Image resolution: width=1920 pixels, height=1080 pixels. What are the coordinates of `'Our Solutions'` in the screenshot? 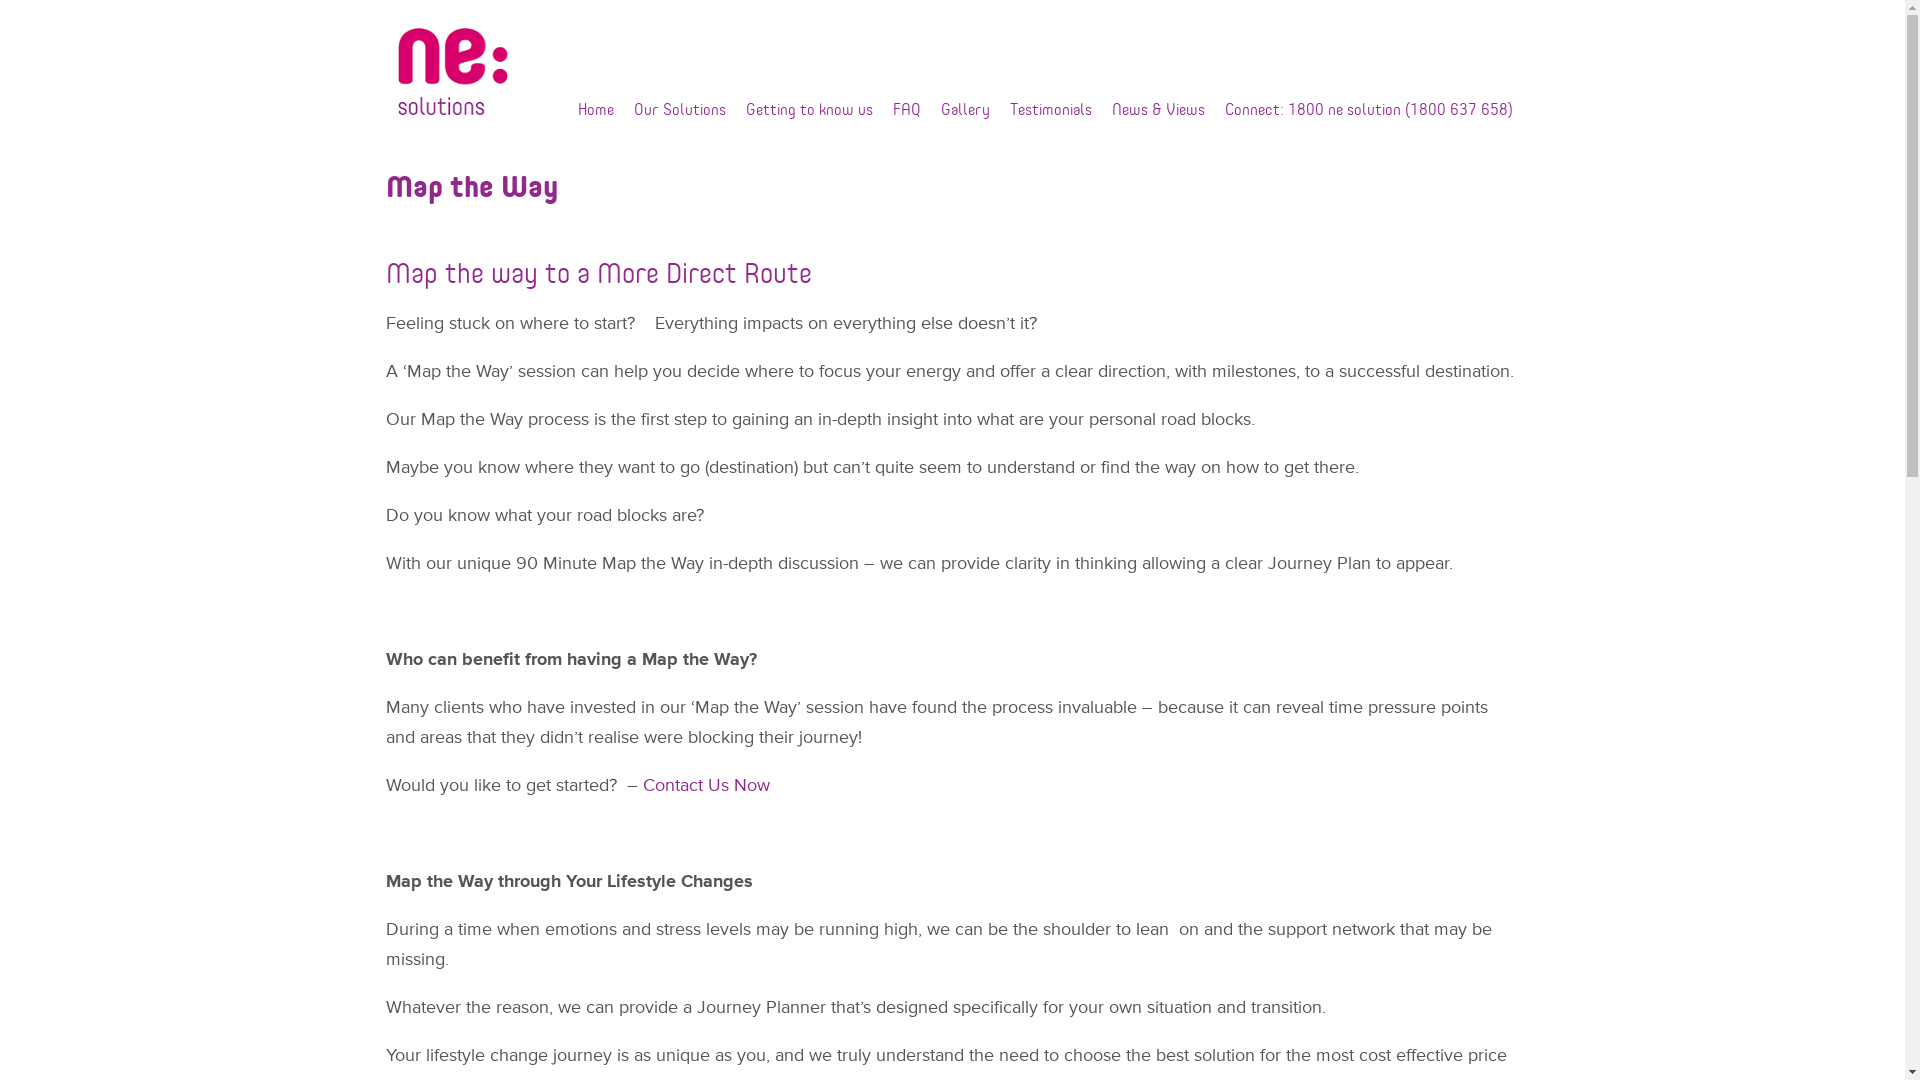 It's located at (680, 108).